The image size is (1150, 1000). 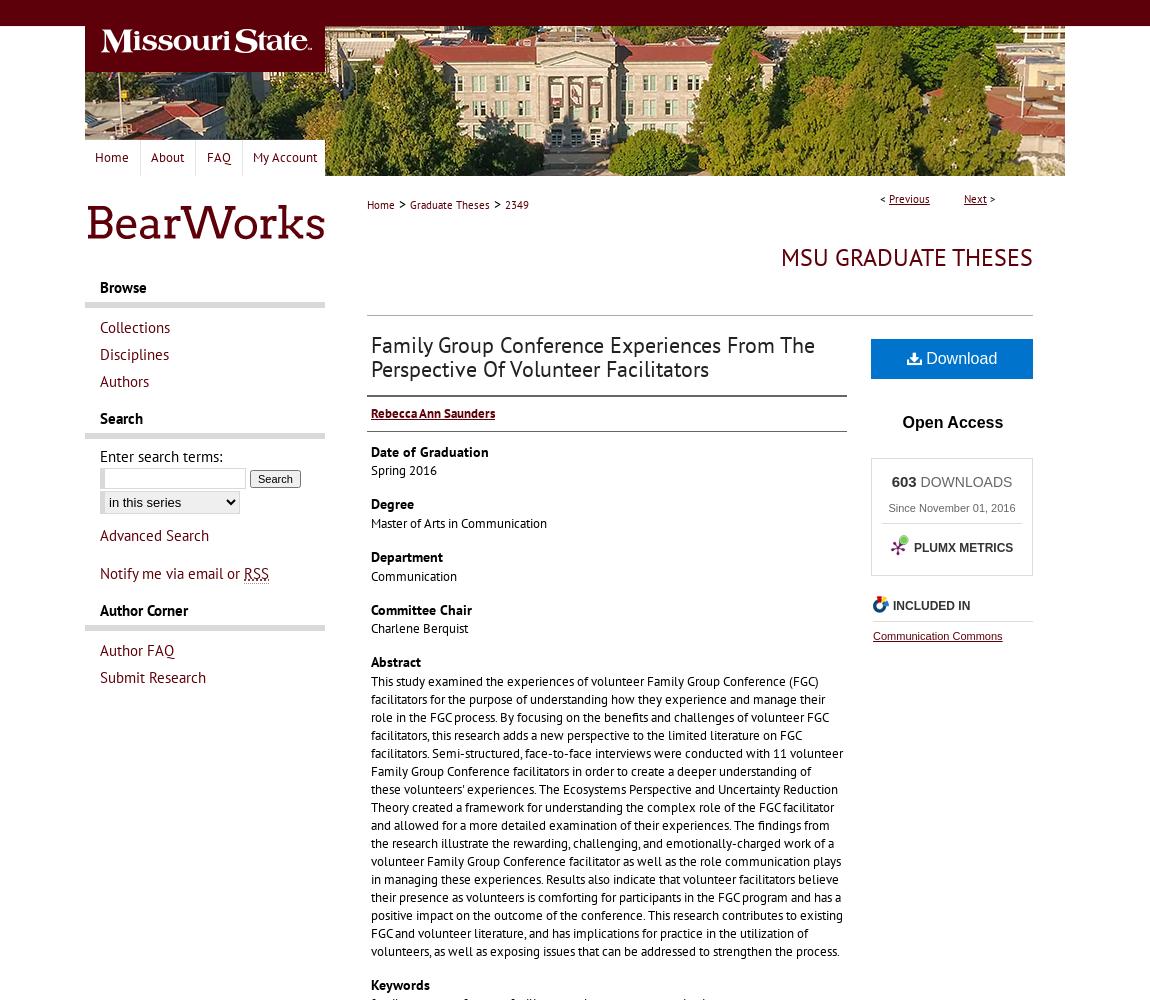 I want to click on 'Communication', so click(x=414, y=574).